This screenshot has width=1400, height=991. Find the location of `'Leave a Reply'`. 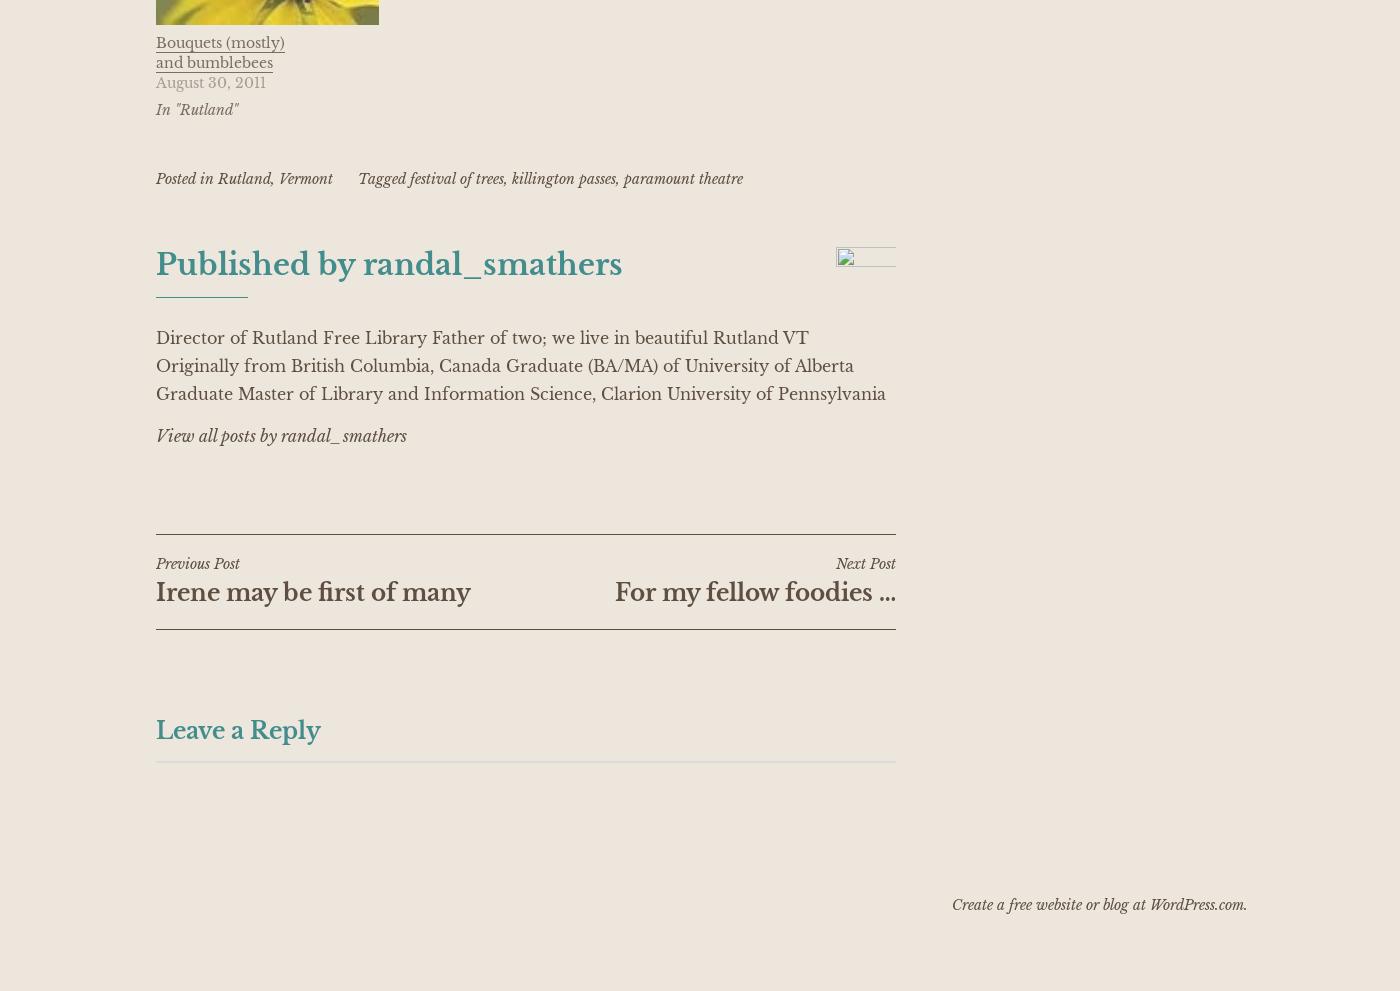

'Leave a Reply' is located at coordinates (155, 728).